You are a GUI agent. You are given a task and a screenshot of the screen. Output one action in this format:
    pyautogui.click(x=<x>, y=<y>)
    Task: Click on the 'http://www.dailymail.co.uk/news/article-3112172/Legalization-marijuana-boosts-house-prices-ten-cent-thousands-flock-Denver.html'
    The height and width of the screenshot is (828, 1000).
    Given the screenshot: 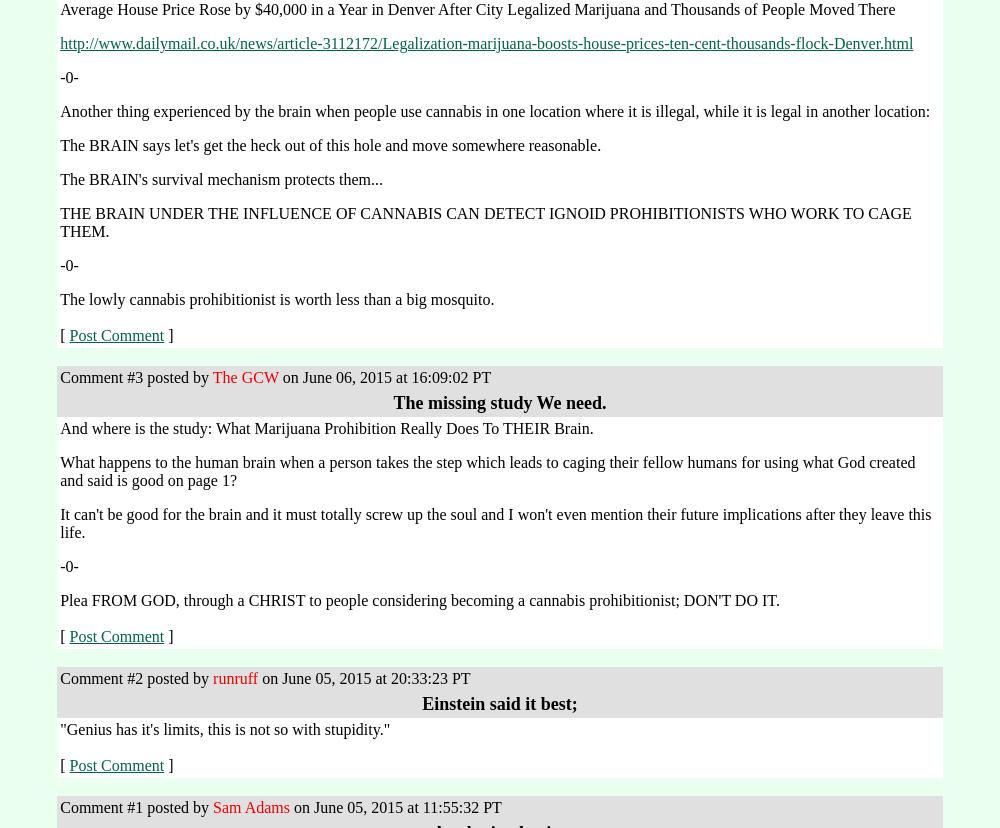 What is the action you would take?
    pyautogui.click(x=485, y=42)
    